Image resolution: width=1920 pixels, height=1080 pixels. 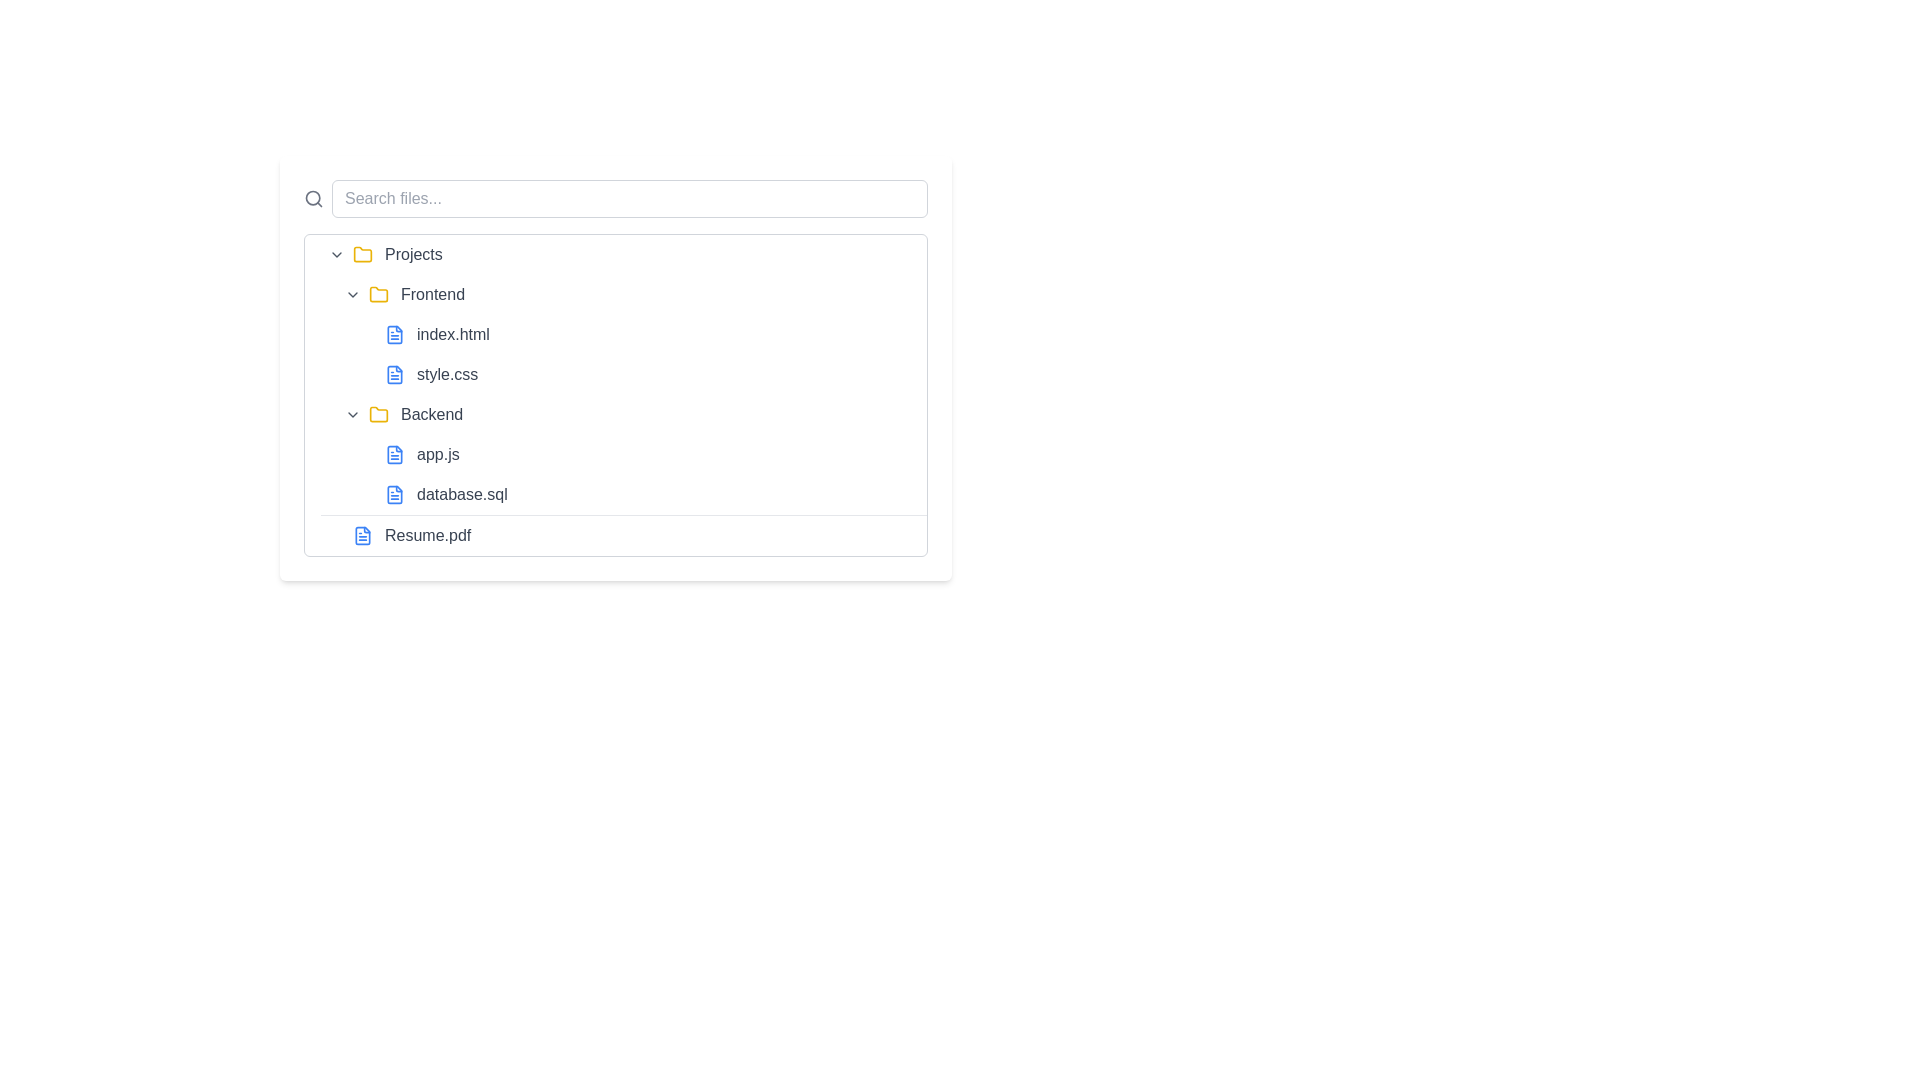 What do you see at coordinates (638, 455) in the screenshot?
I see `the file entry labeled 'app.js'` at bounding box center [638, 455].